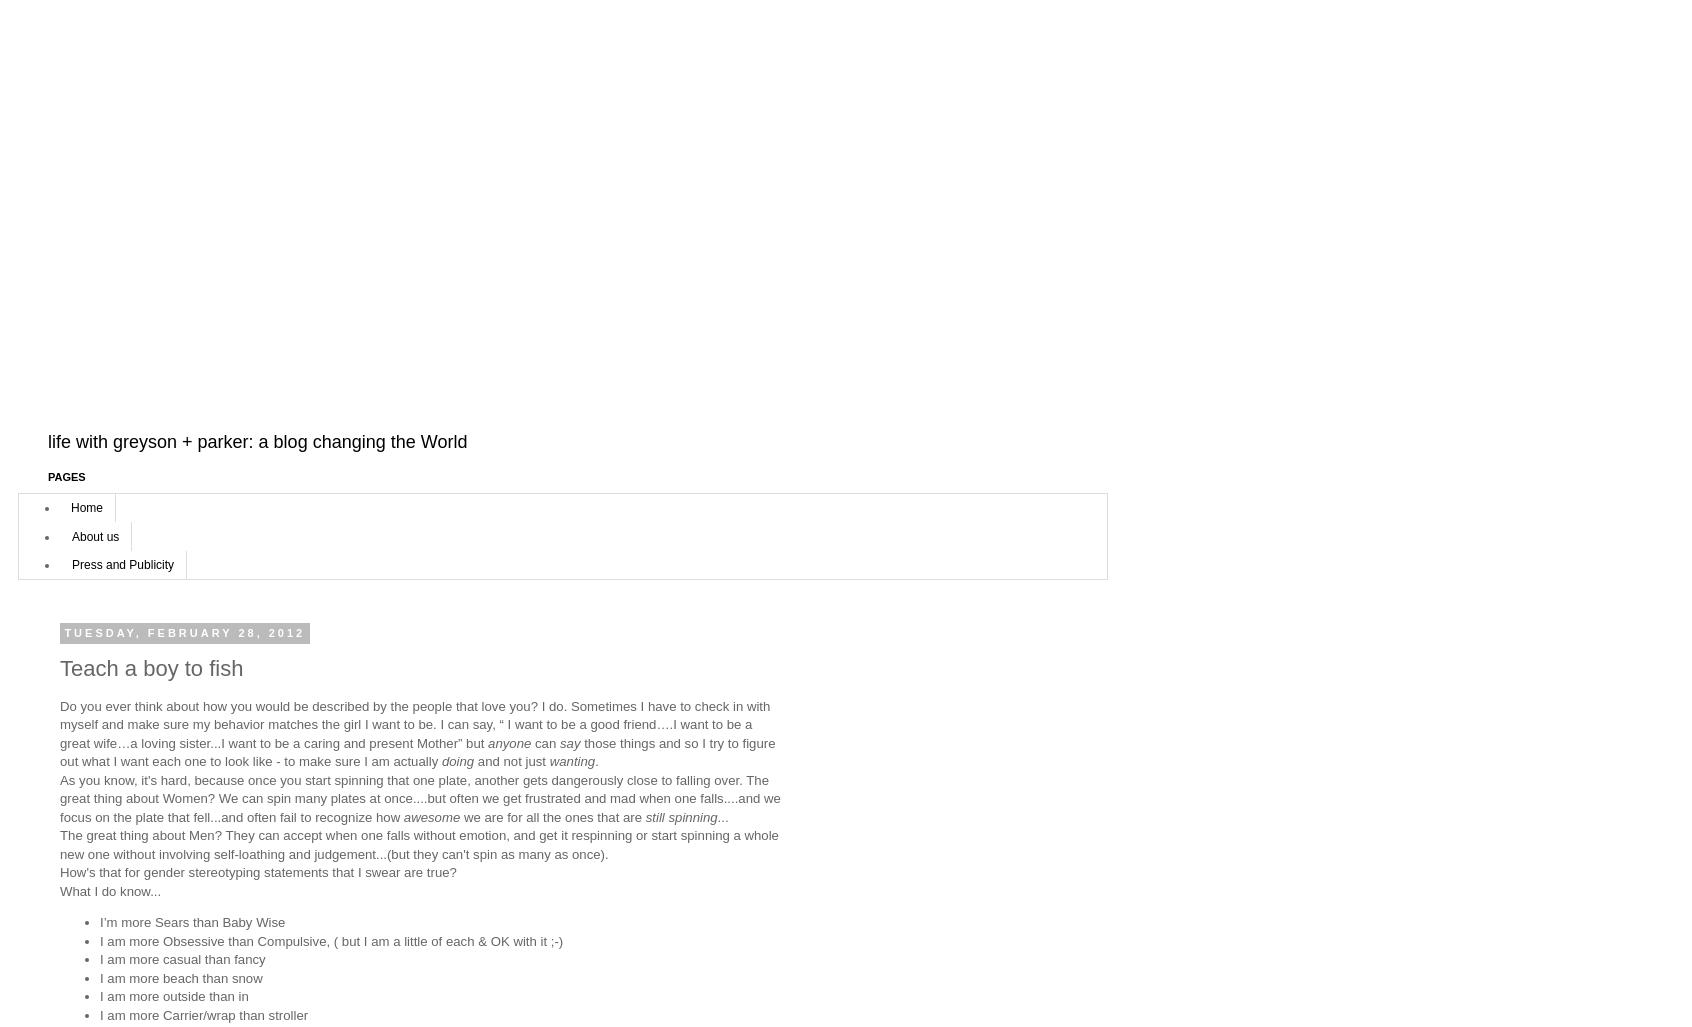  I want to click on 'those things and so I try to figure out what I want each one to look like - to make sure I am actually', so click(417, 750).